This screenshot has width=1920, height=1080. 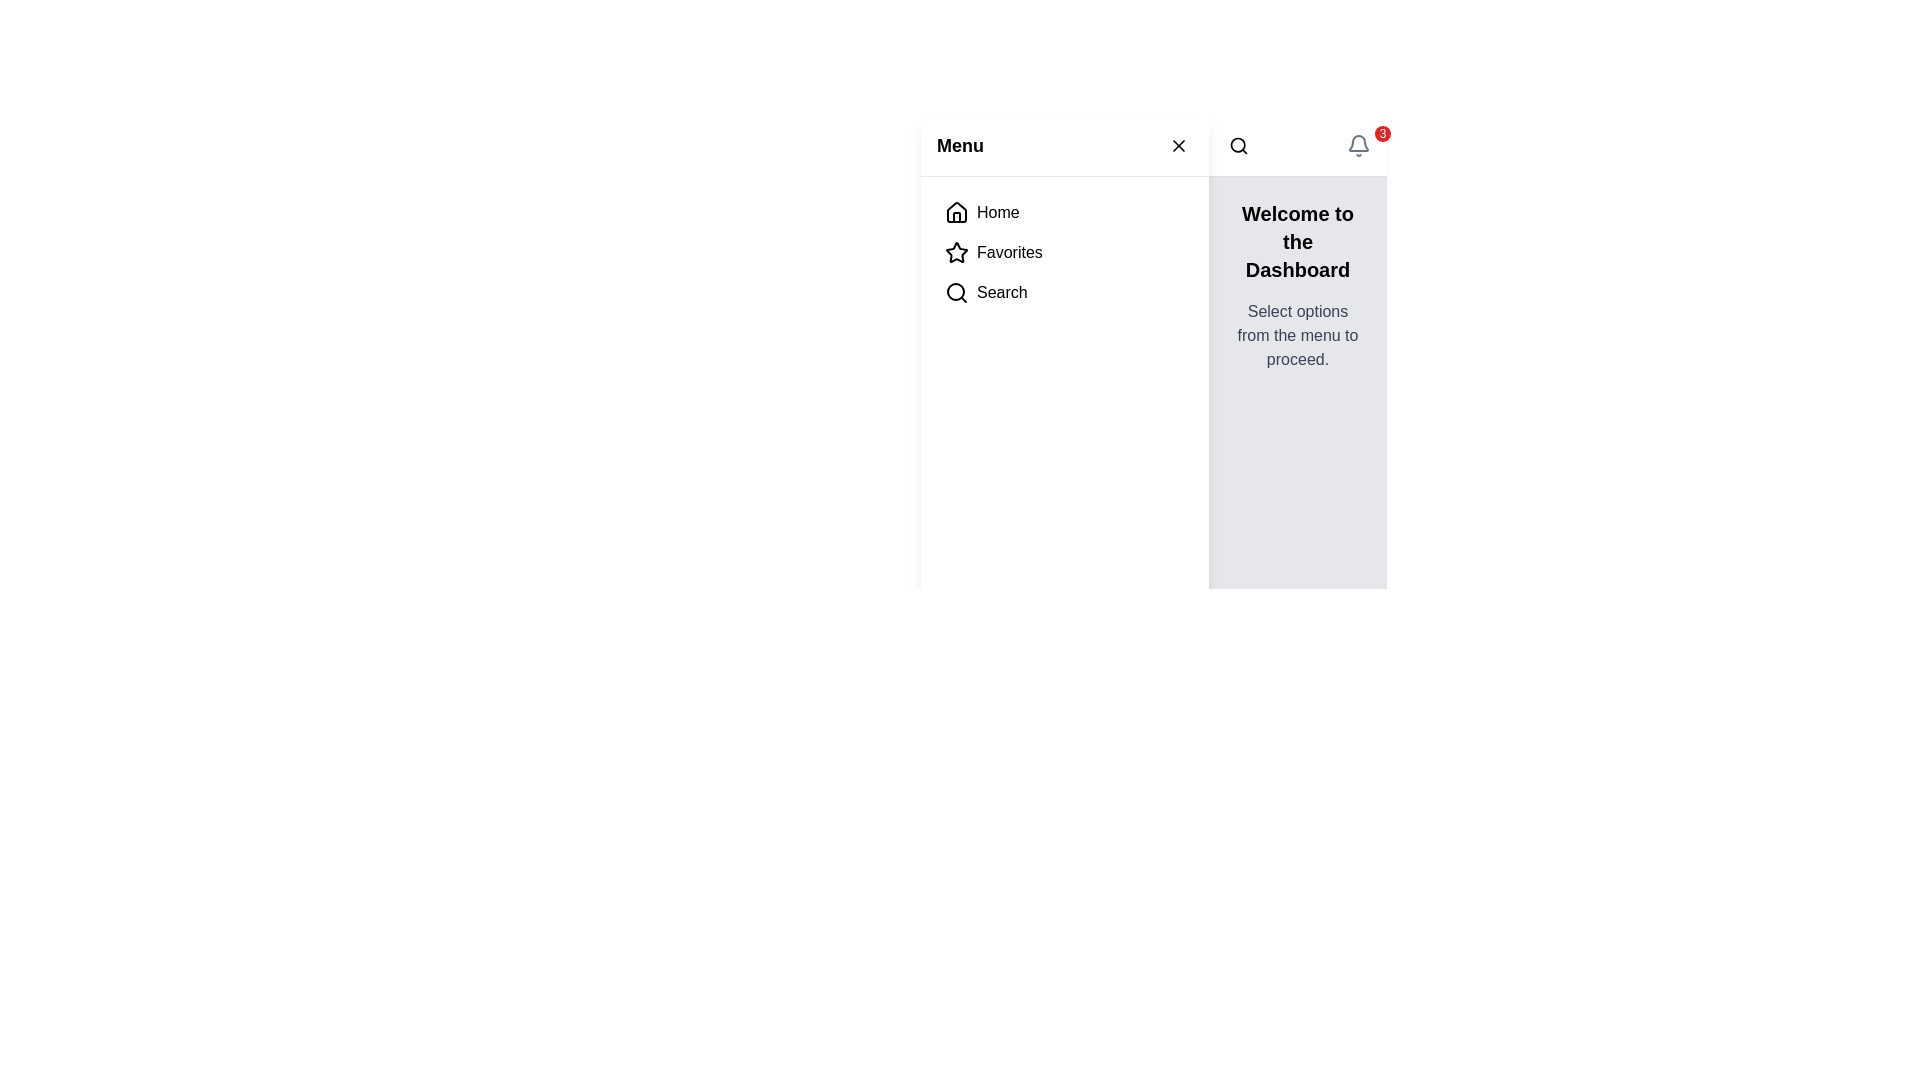 What do you see at coordinates (1237, 145) in the screenshot?
I see `the search icon button located at the top right corner of the interface` at bounding box center [1237, 145].